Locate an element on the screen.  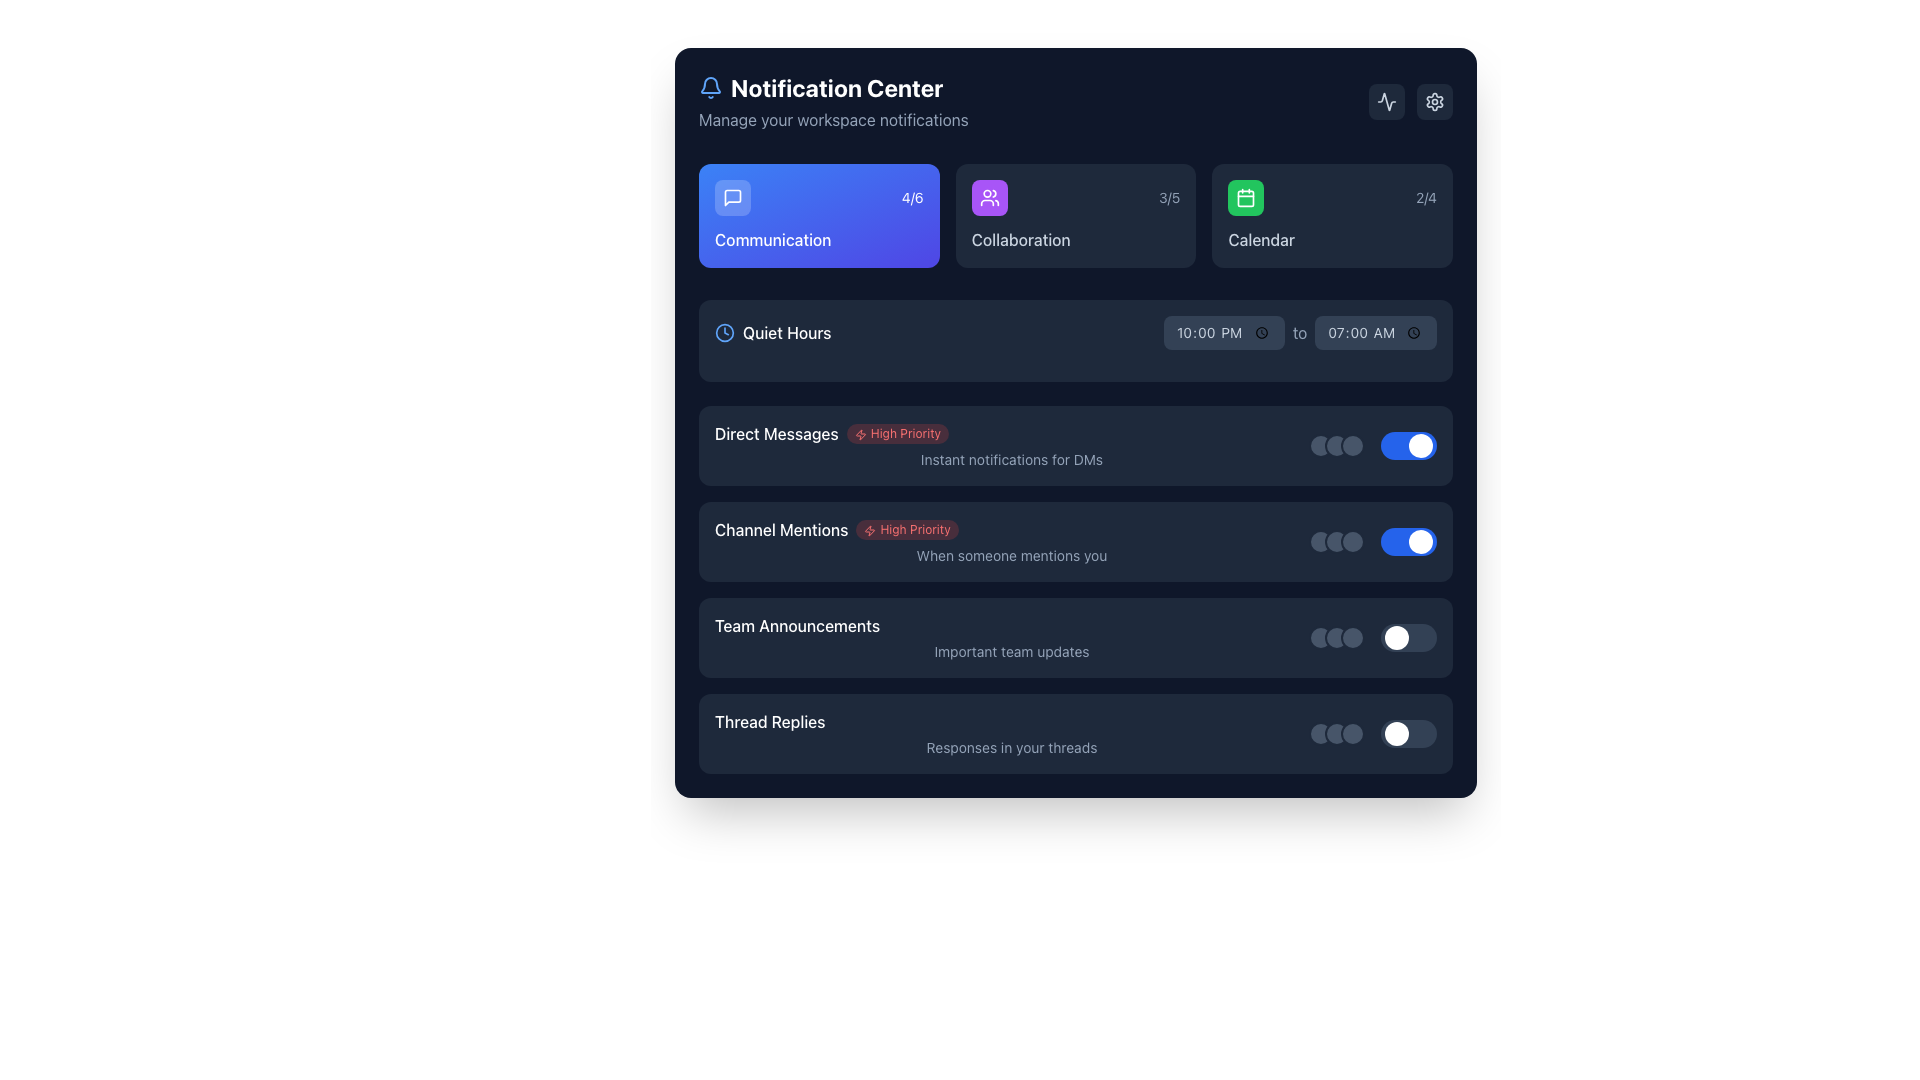
the toggle switch in the Notification Setting Card is located at coordinates (1074, 542).